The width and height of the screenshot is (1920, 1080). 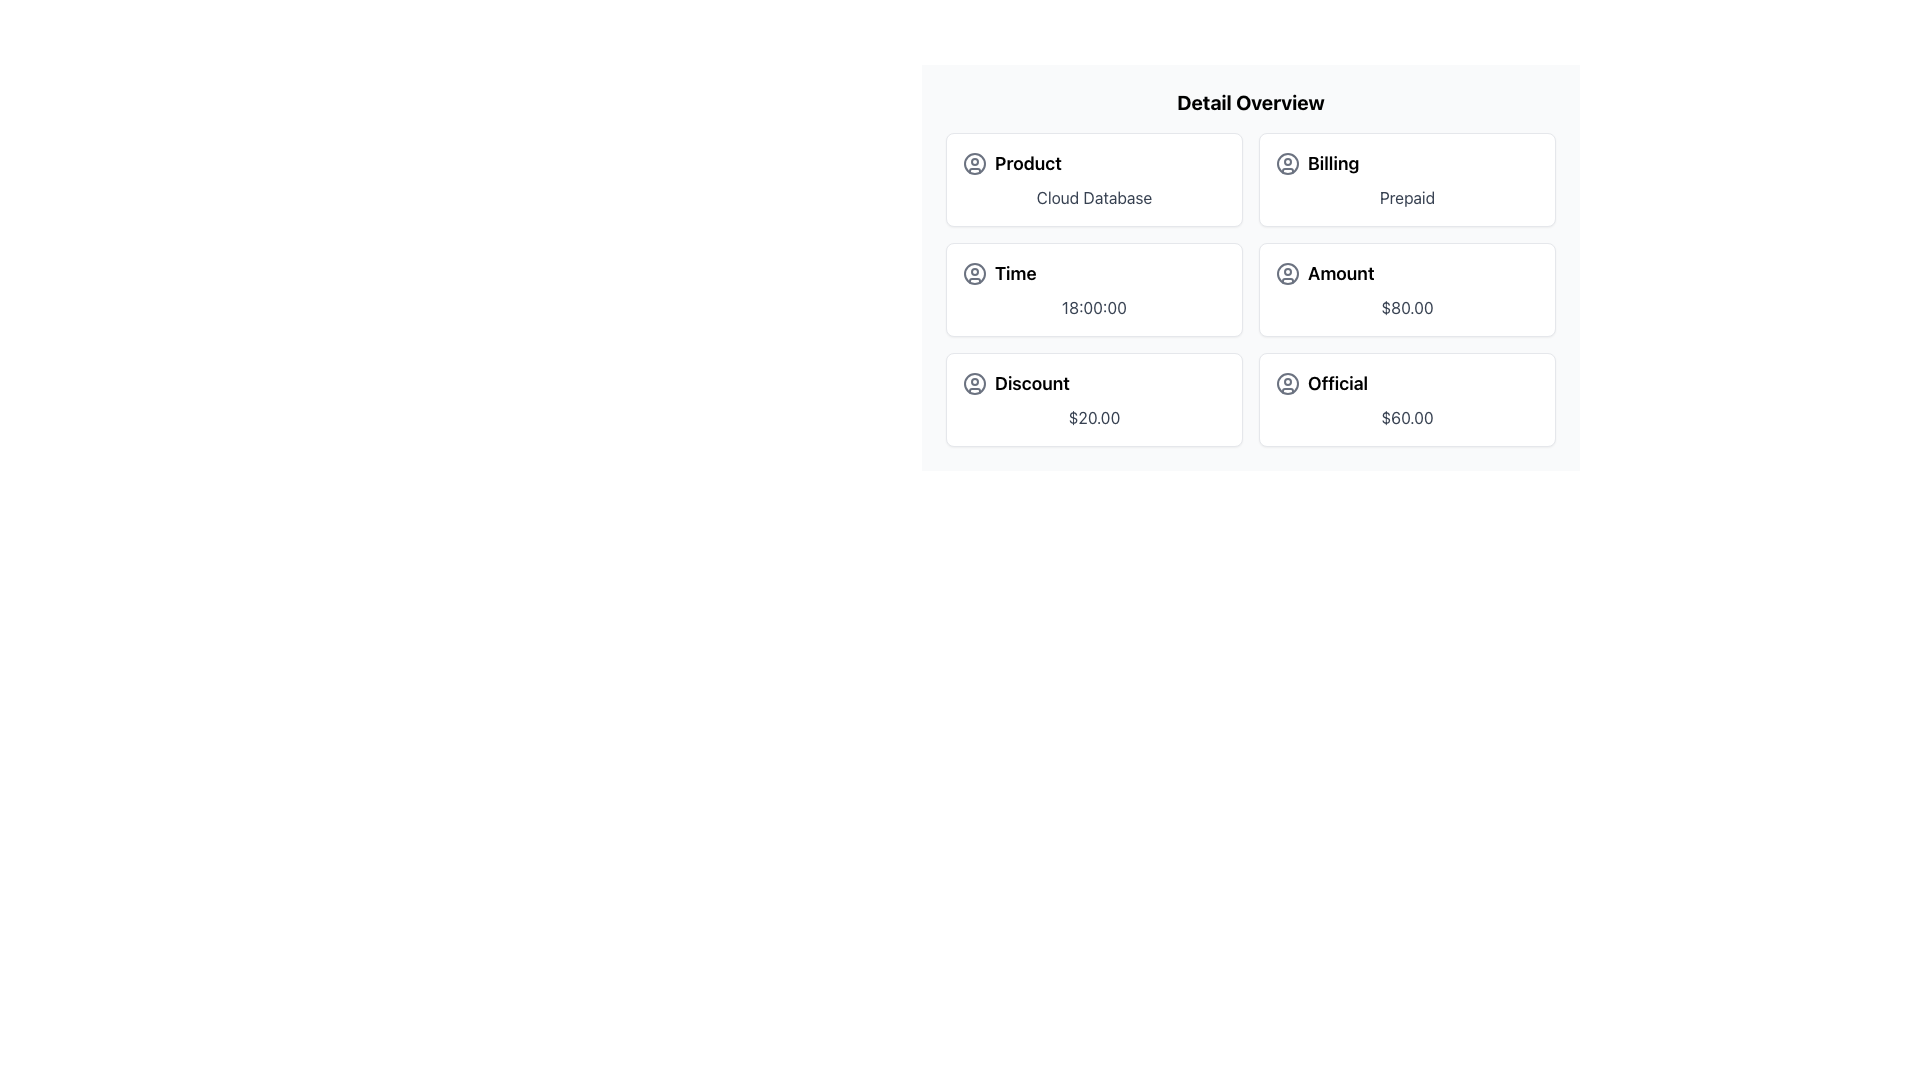 I want to click on data displayed in the structured grid layout that contains sections labeled 'Product', 'Billing', 'Time', 'Amount', 'Discount', and 'Official', so click(x=1250, y=289).